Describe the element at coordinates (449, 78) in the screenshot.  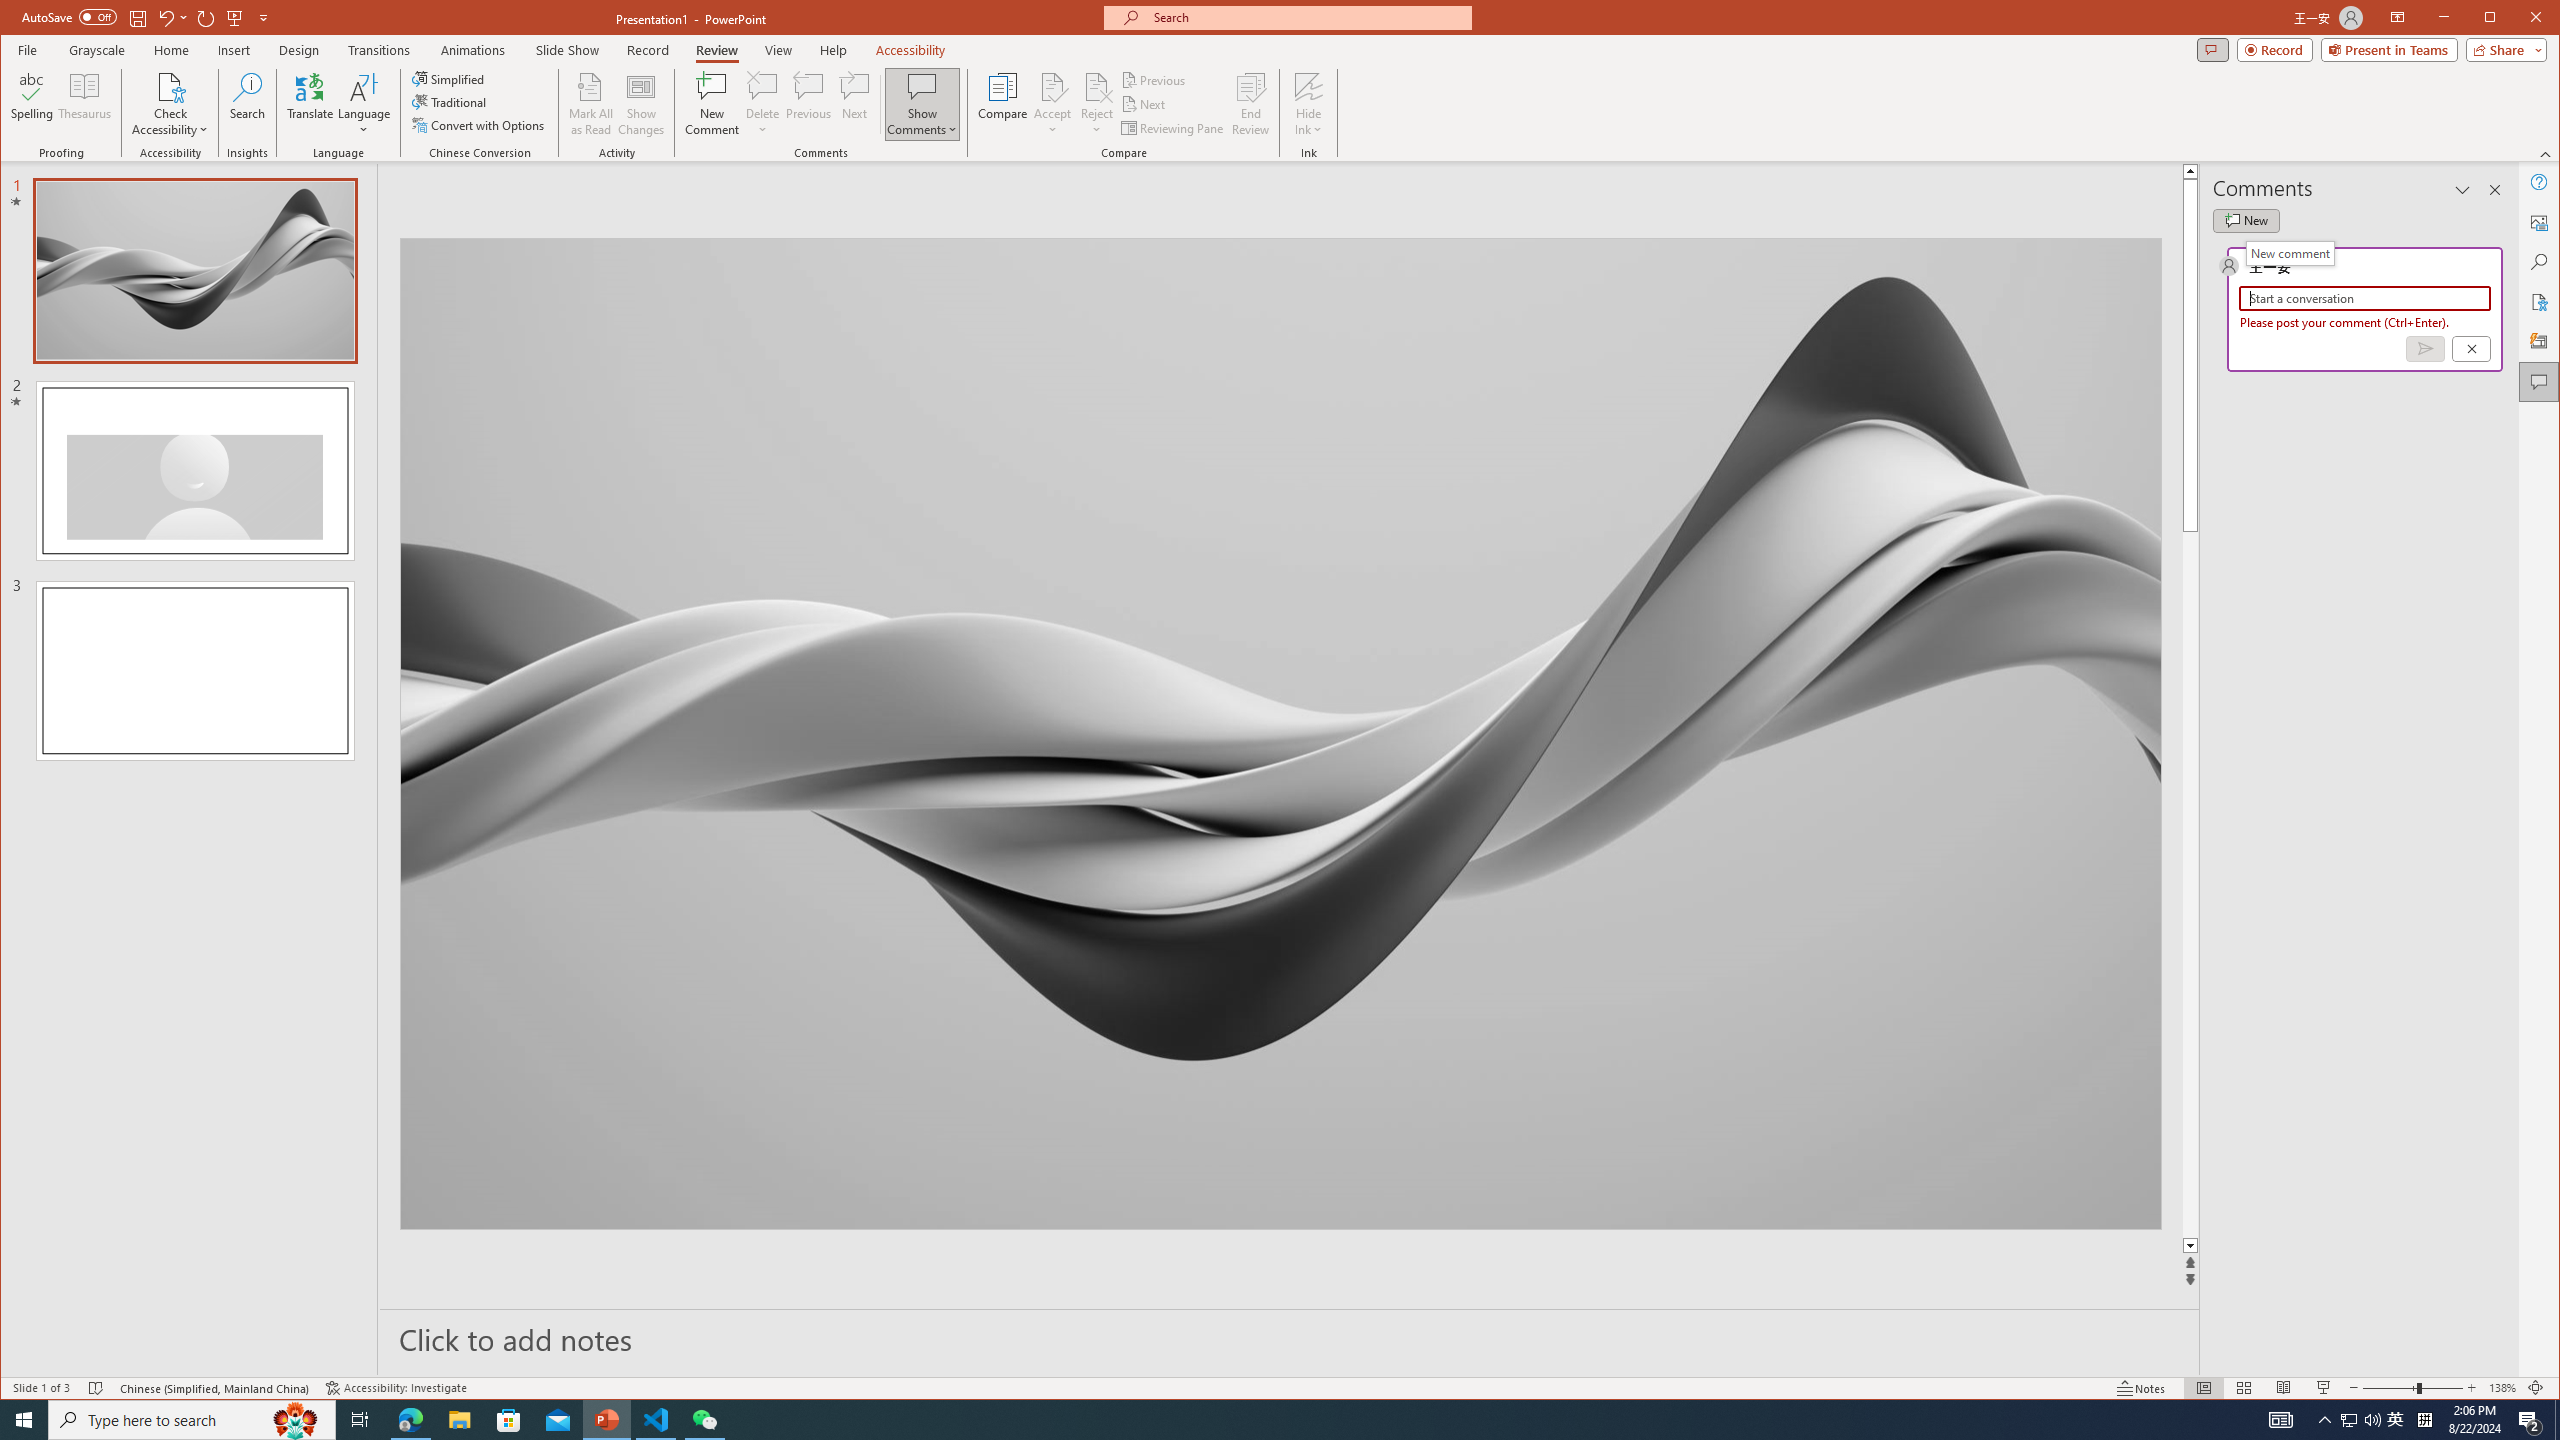
I see `'Simplified'` at that location.